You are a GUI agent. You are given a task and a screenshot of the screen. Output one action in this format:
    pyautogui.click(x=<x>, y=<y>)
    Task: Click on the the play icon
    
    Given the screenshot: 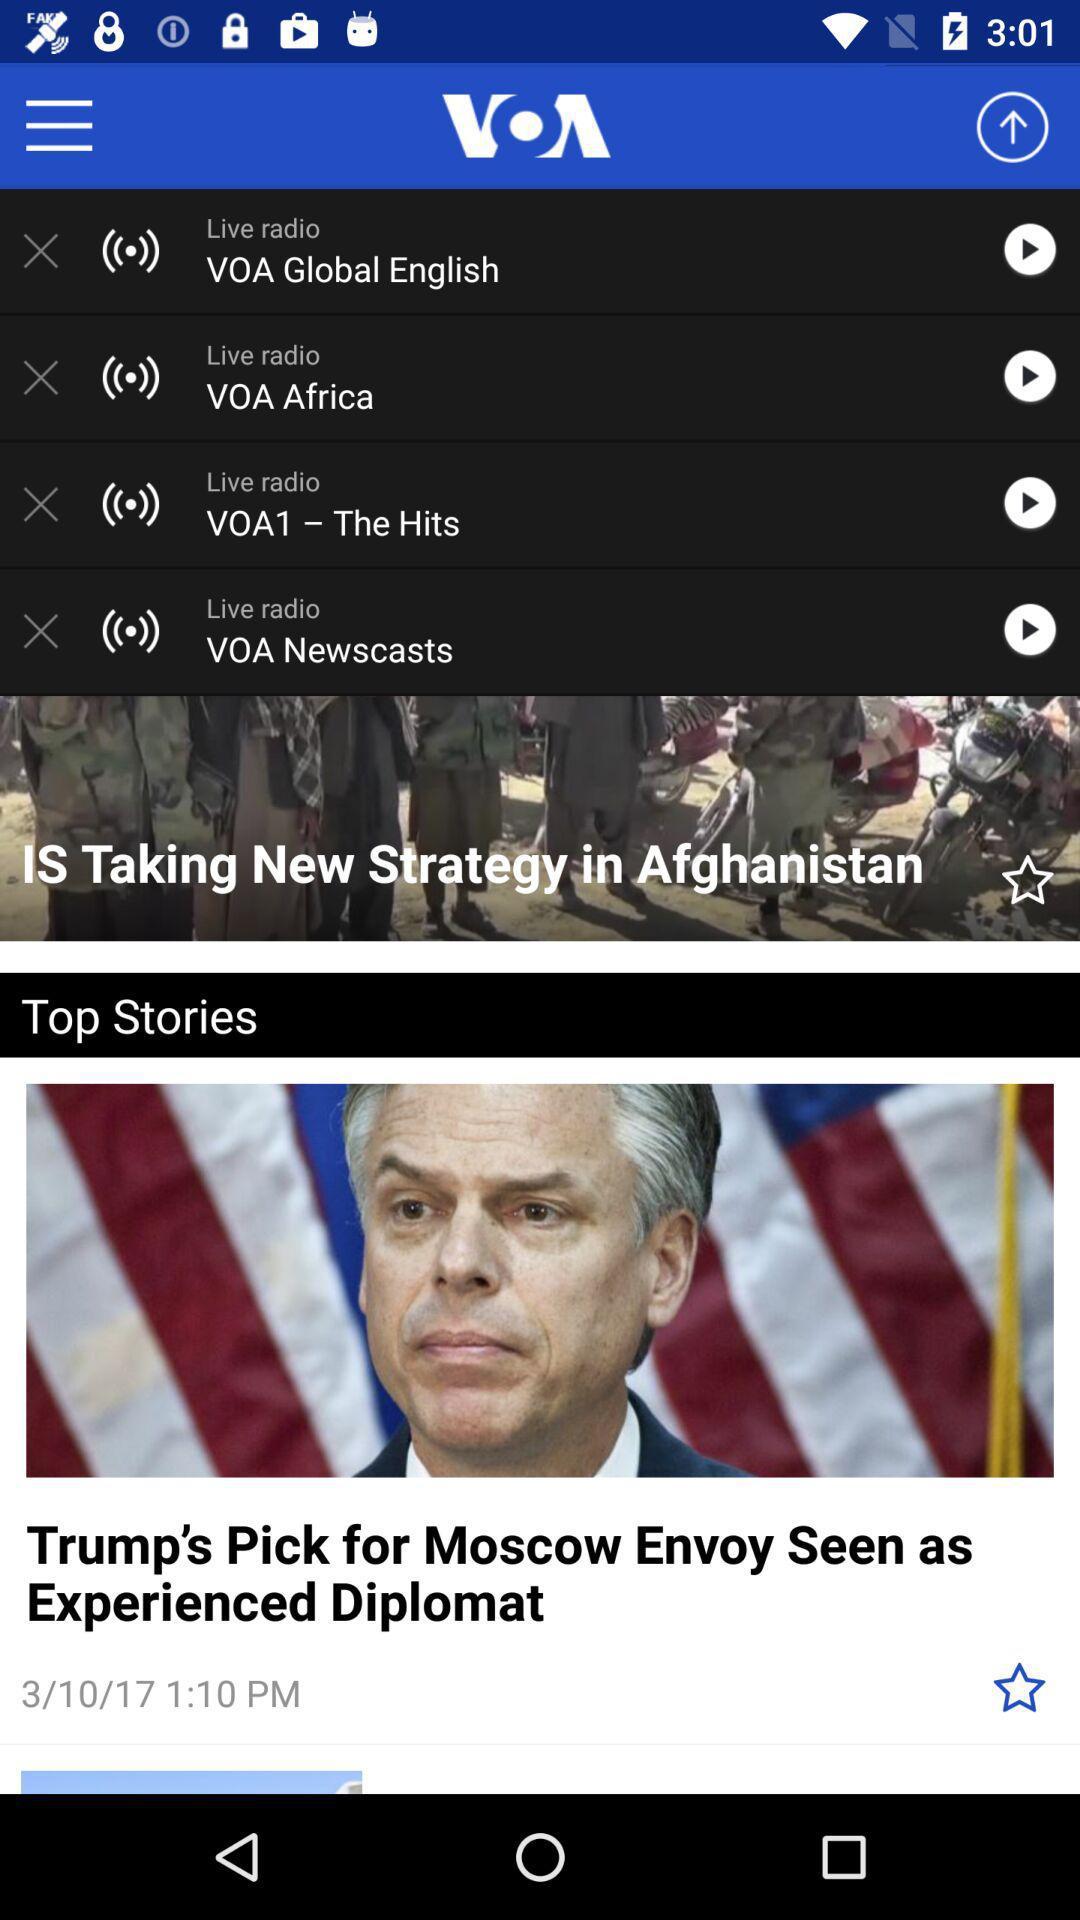 What is the action you would take?
    pyautogui.click(x=1039, y=249)
    